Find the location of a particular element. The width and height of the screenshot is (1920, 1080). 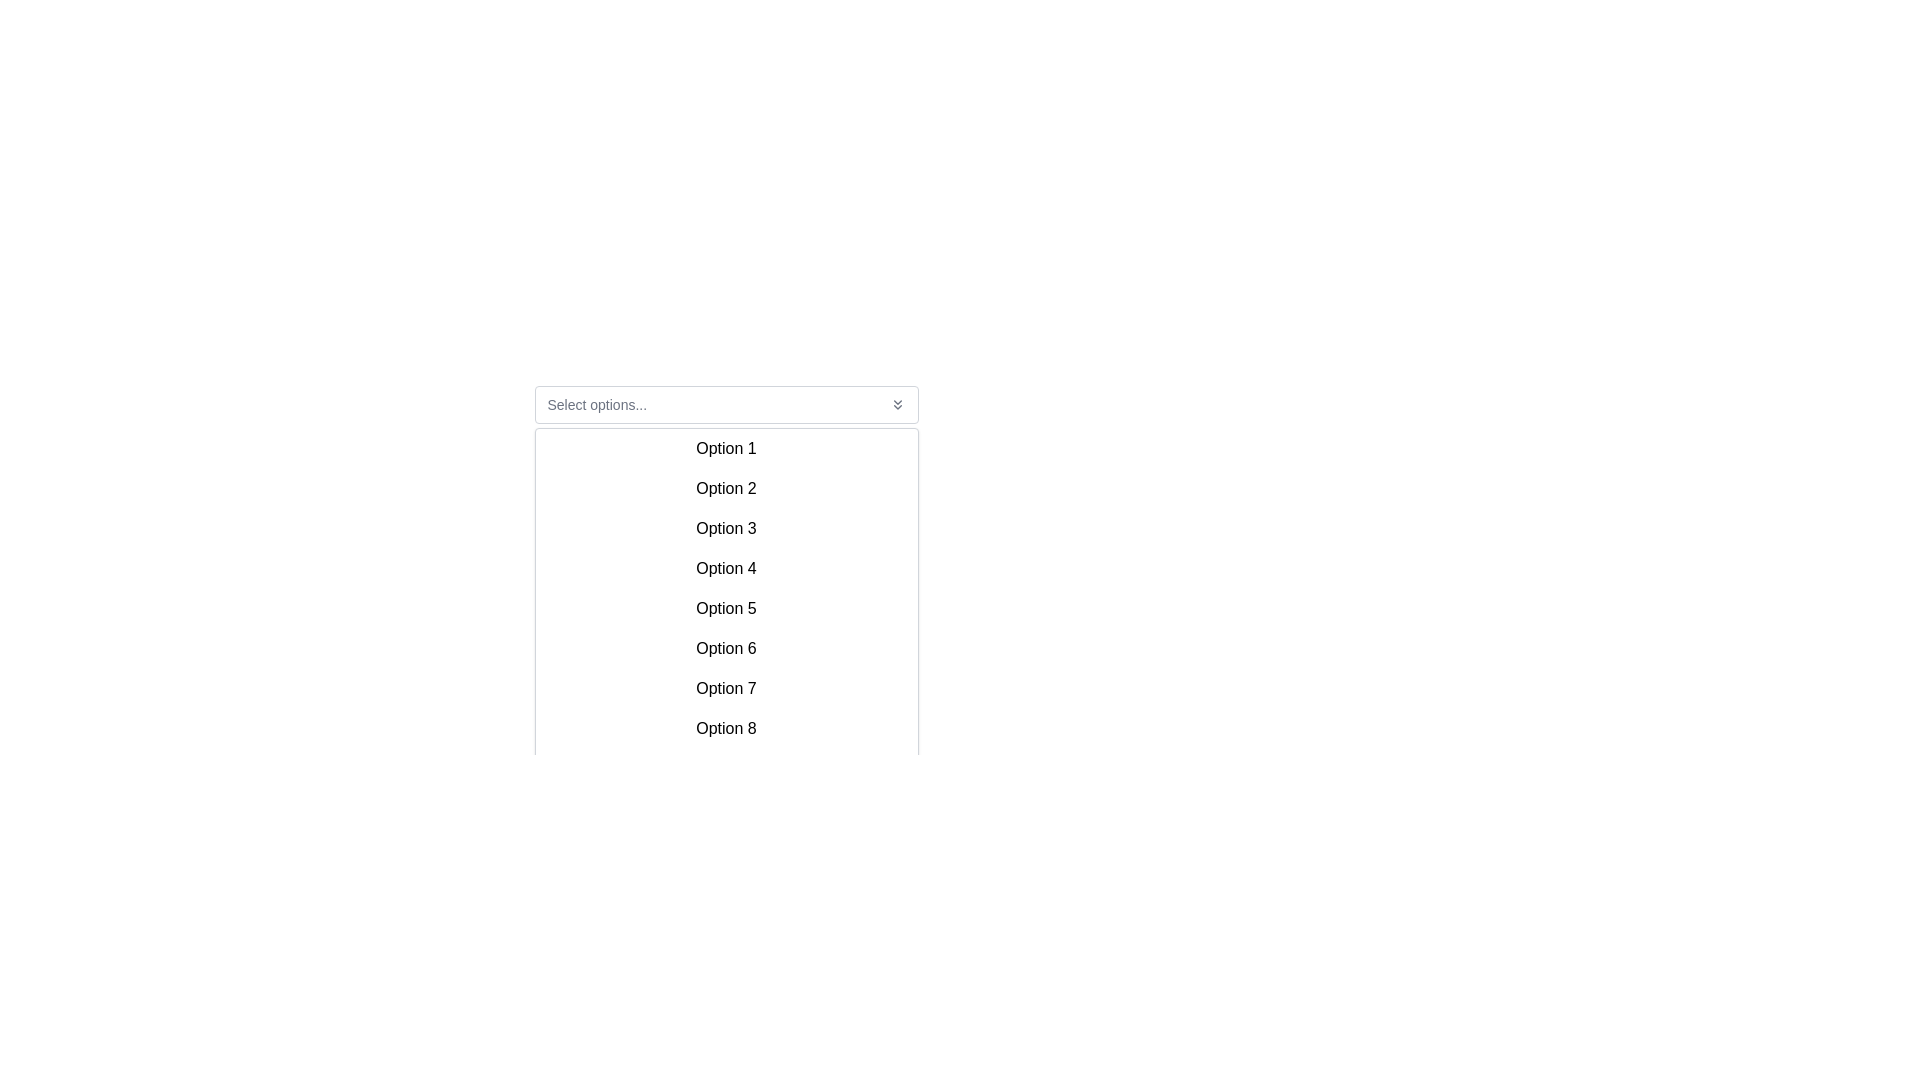

to select the 'Option 6' text snippet in the dropdown menu, which is the sixth option in the list, positioned between 'Option 5' and 'Option 7' is located at coordinates (725, 648).